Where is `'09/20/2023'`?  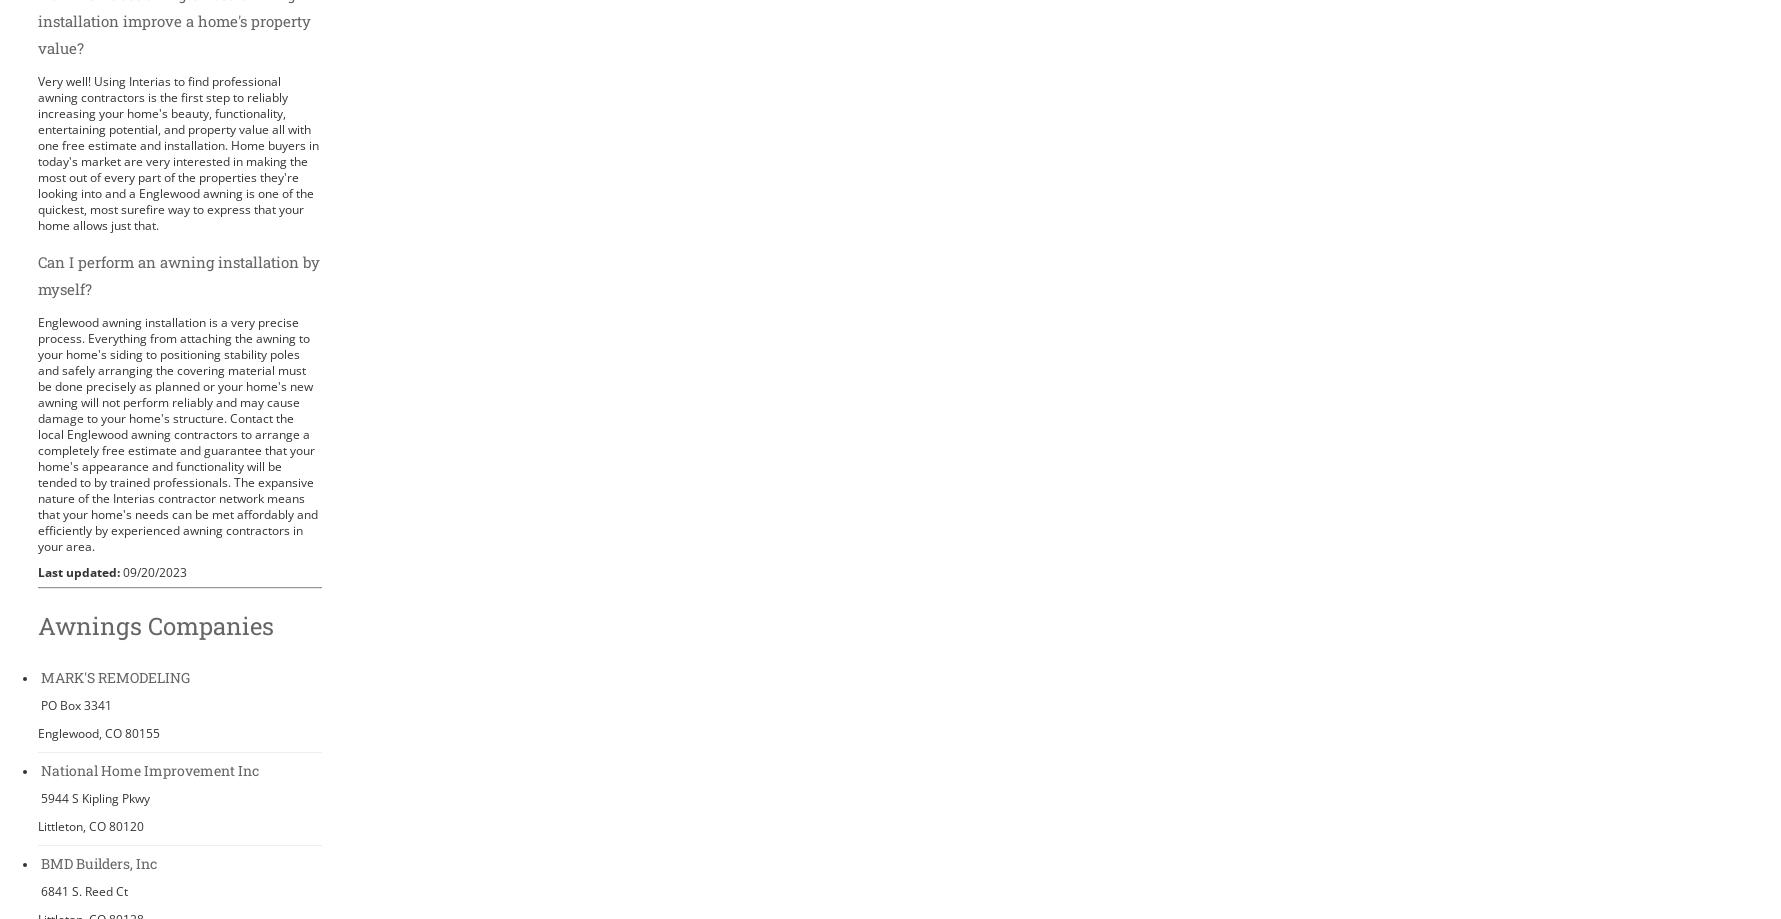 '09/20/2023' is located at coordinates (153, 571).